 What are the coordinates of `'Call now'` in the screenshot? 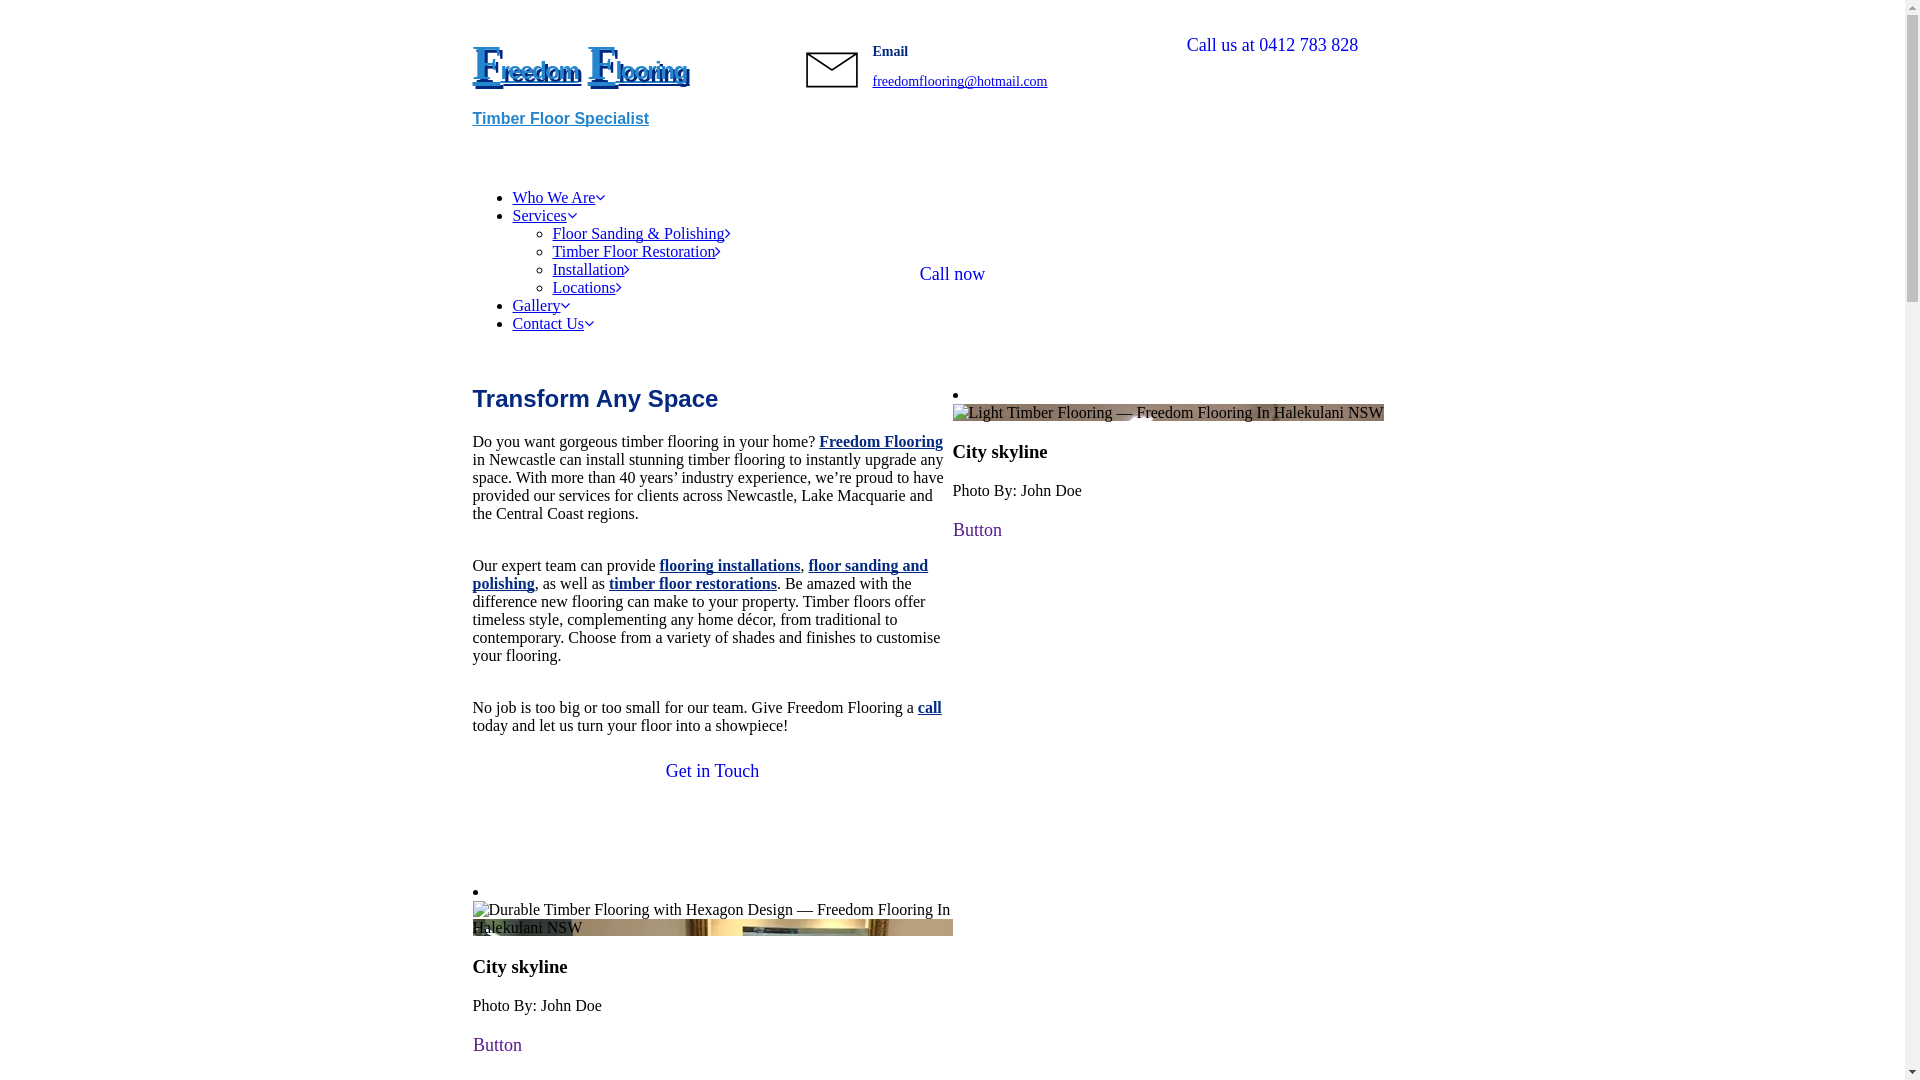 It's located at (950, 274).